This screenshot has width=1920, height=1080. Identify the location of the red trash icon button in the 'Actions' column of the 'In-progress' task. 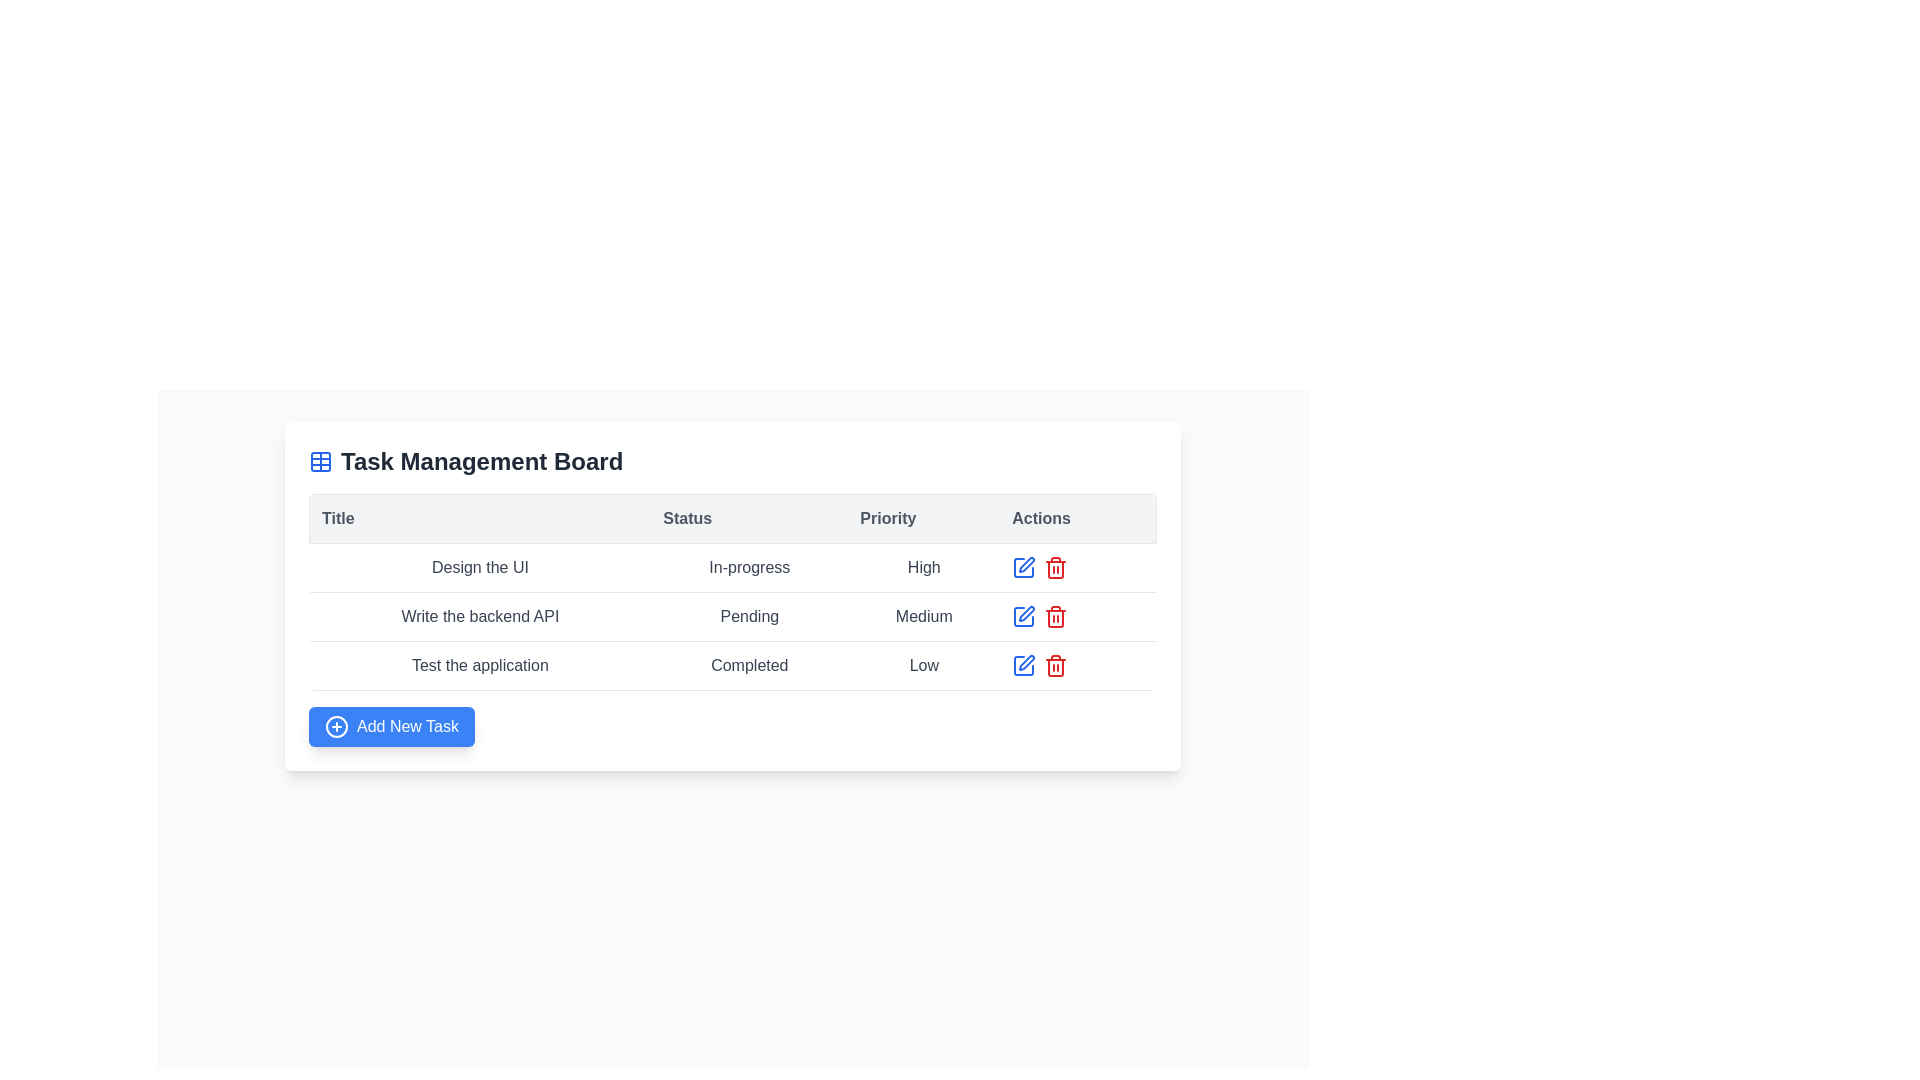
(1055, 567).